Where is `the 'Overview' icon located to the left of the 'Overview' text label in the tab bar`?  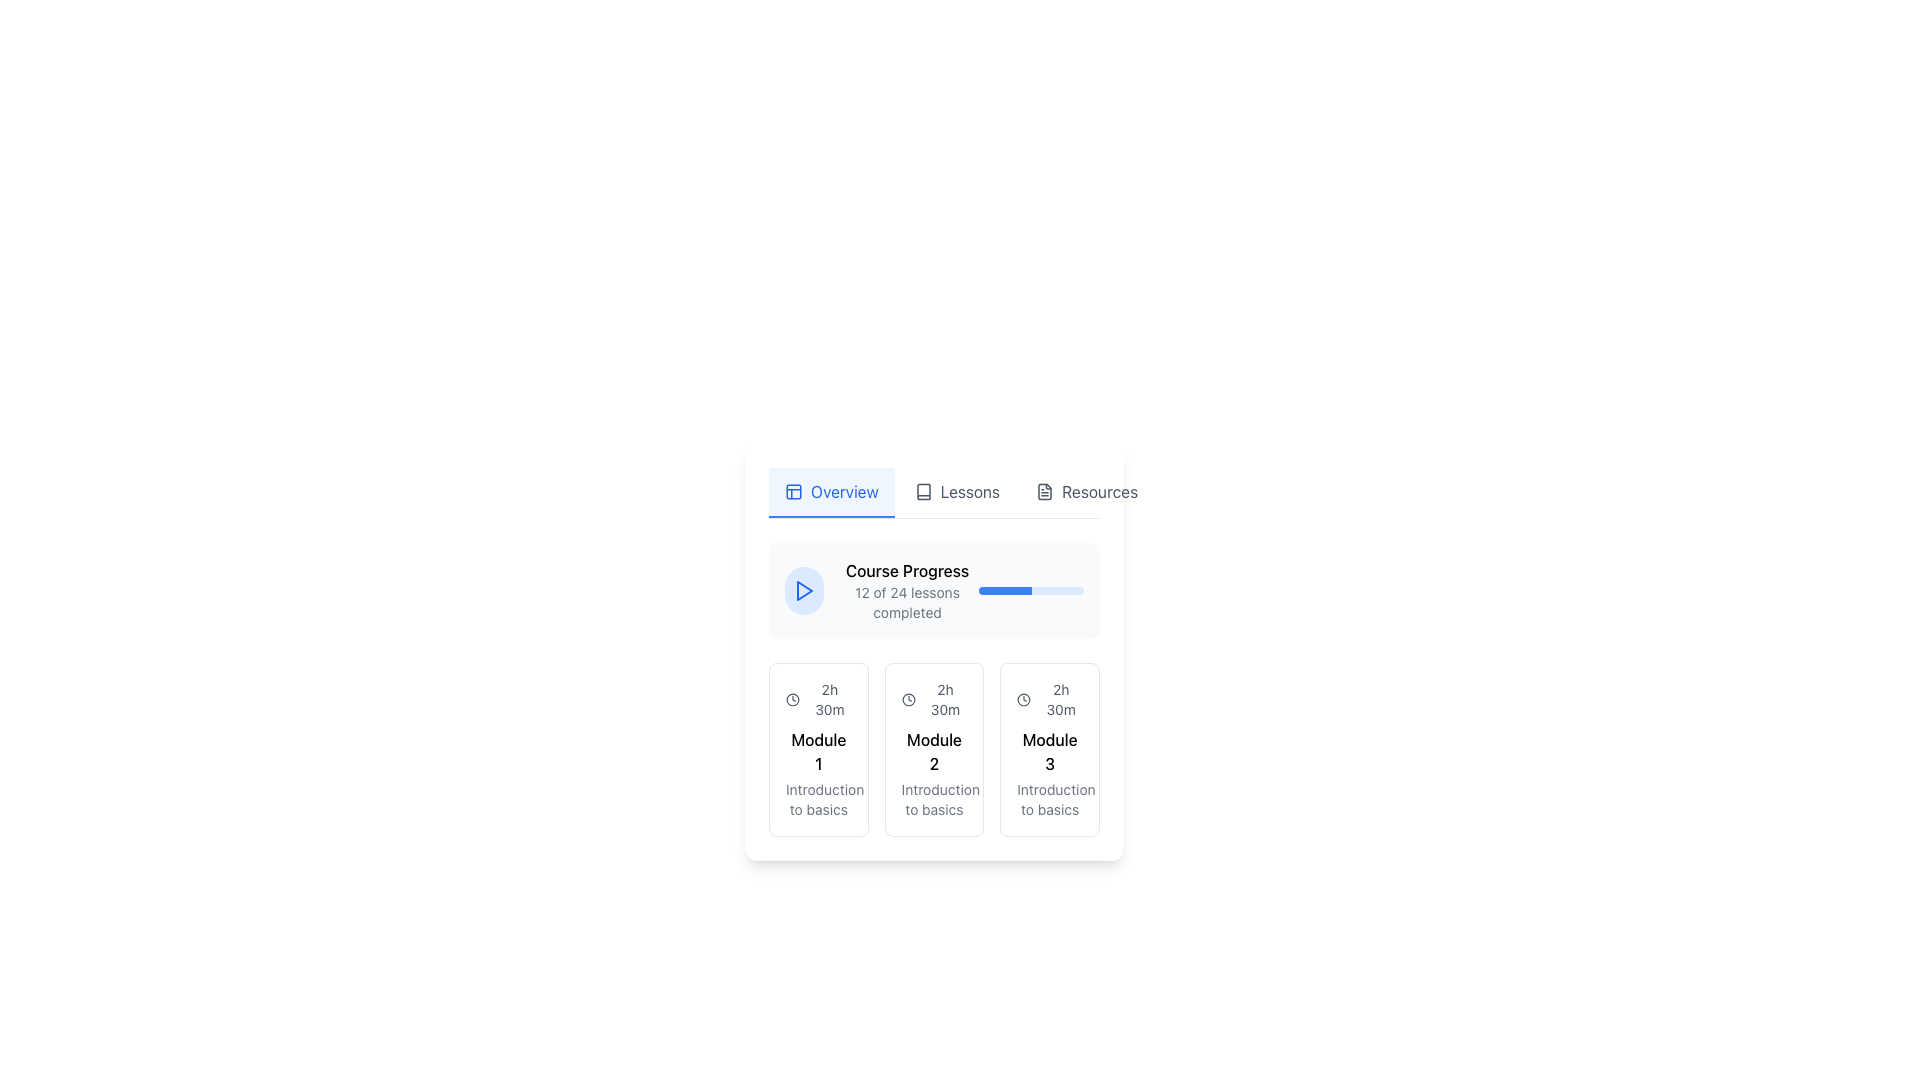
the 'Overview' icon located to the left of the 'Overview' text label in the tab bar is located at coordinates (792, 492).